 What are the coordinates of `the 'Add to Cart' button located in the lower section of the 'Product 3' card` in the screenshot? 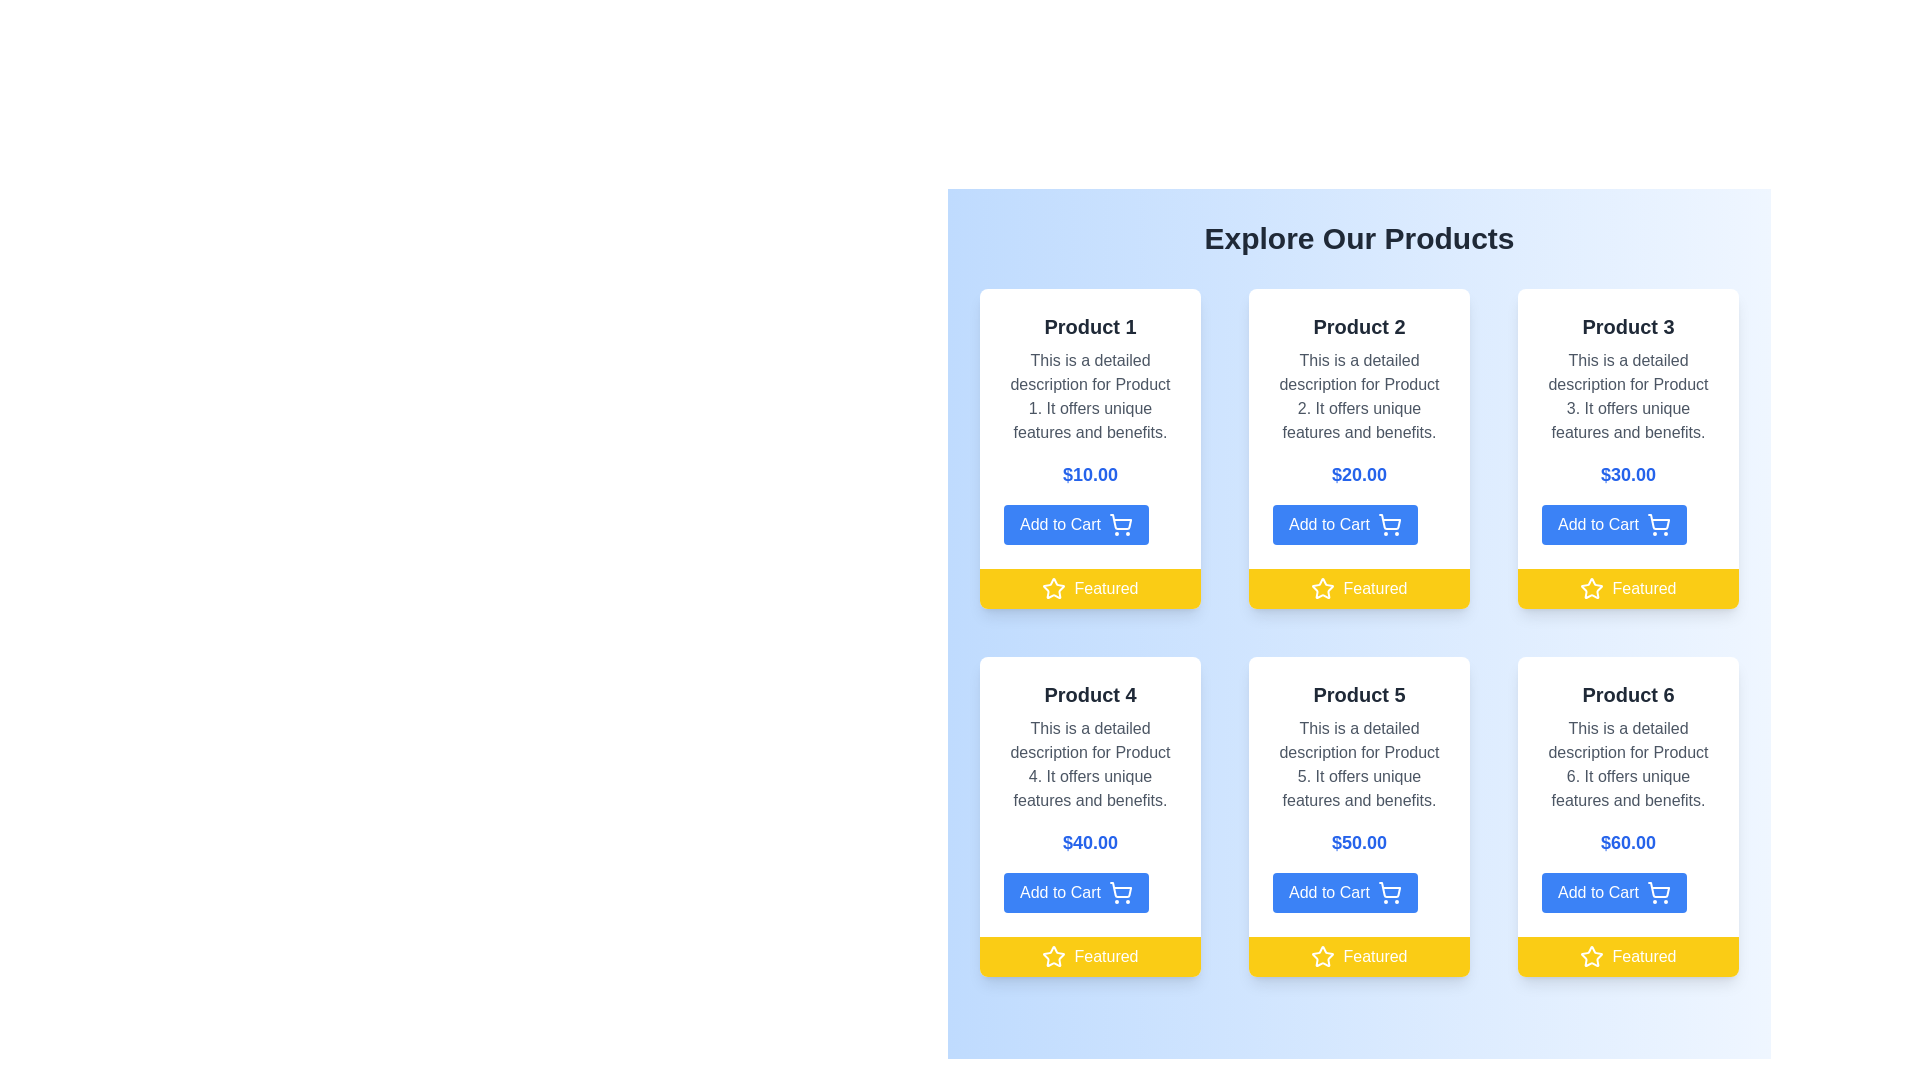 It's located at (1614, 523).